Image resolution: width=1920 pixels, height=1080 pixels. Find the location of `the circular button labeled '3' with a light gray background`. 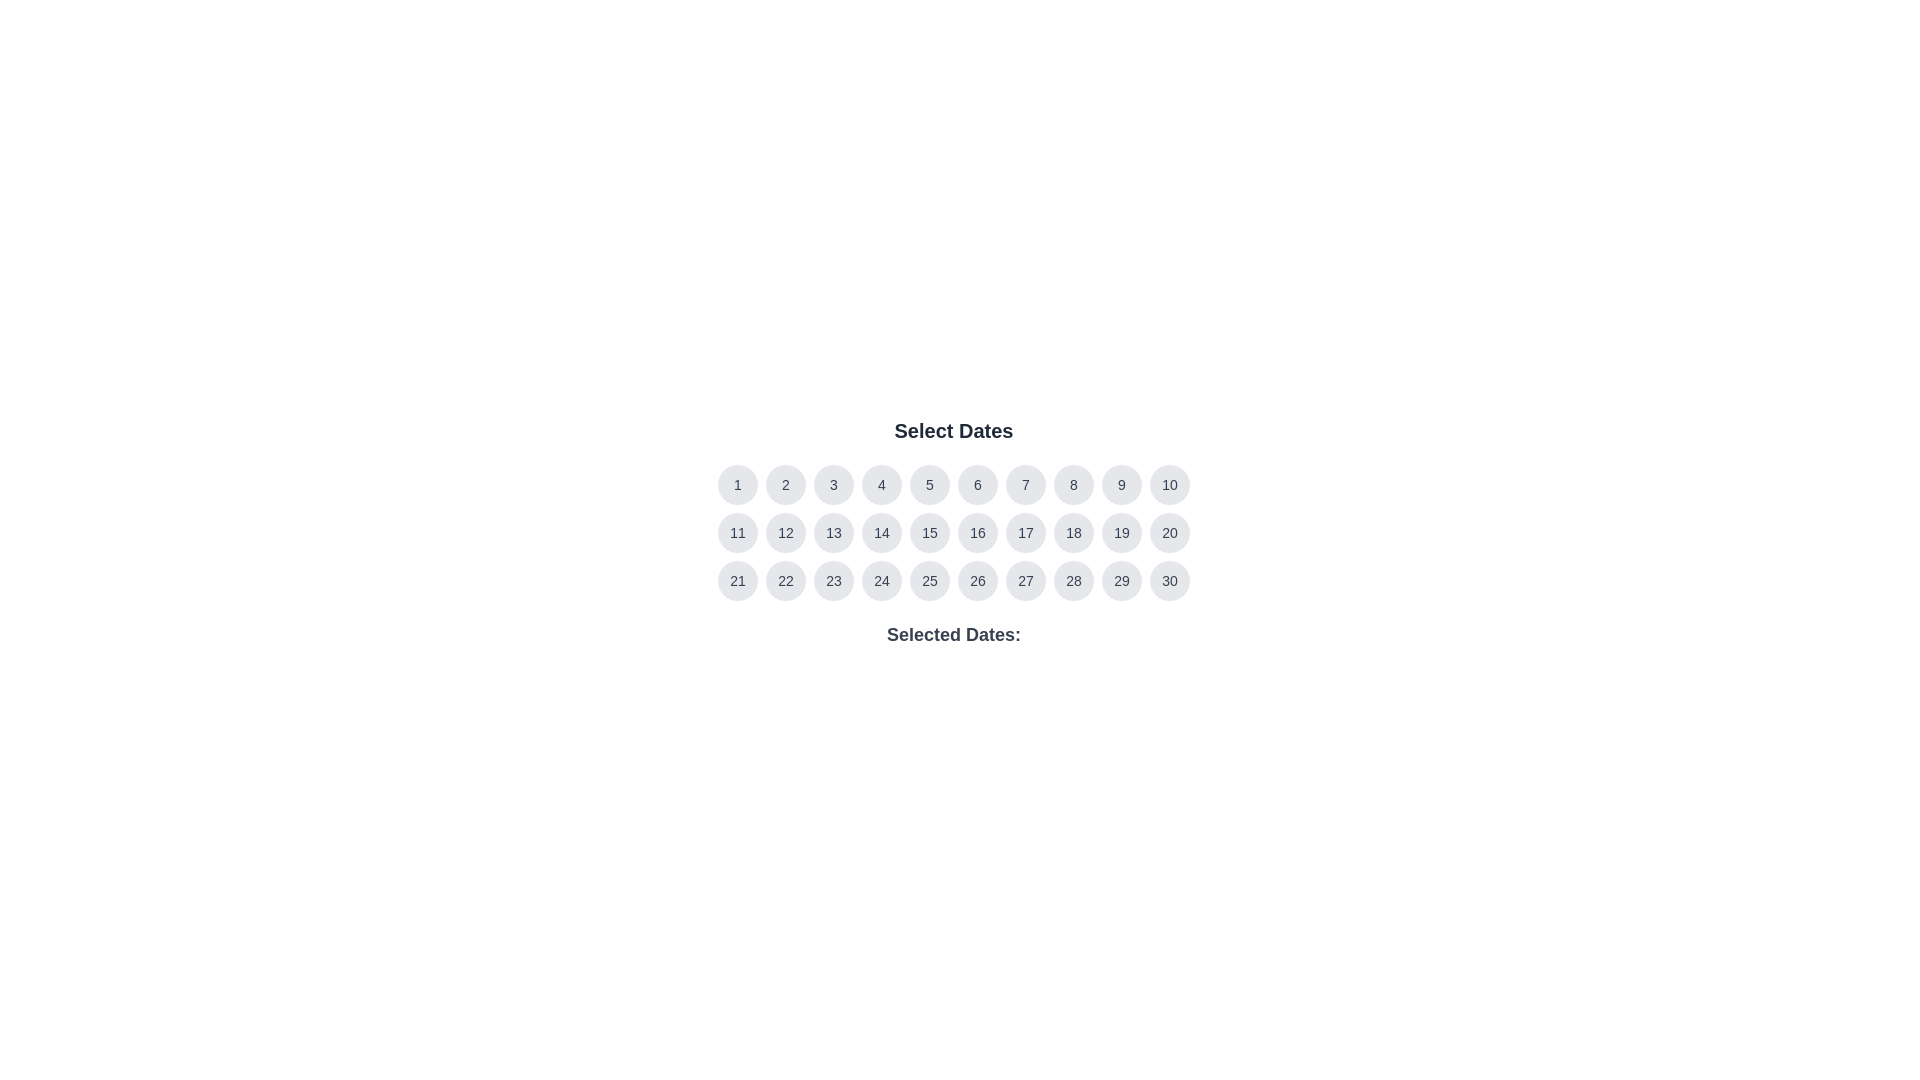

the circular button labeled '3' with a light gray background is located at coordinates (834, 485).